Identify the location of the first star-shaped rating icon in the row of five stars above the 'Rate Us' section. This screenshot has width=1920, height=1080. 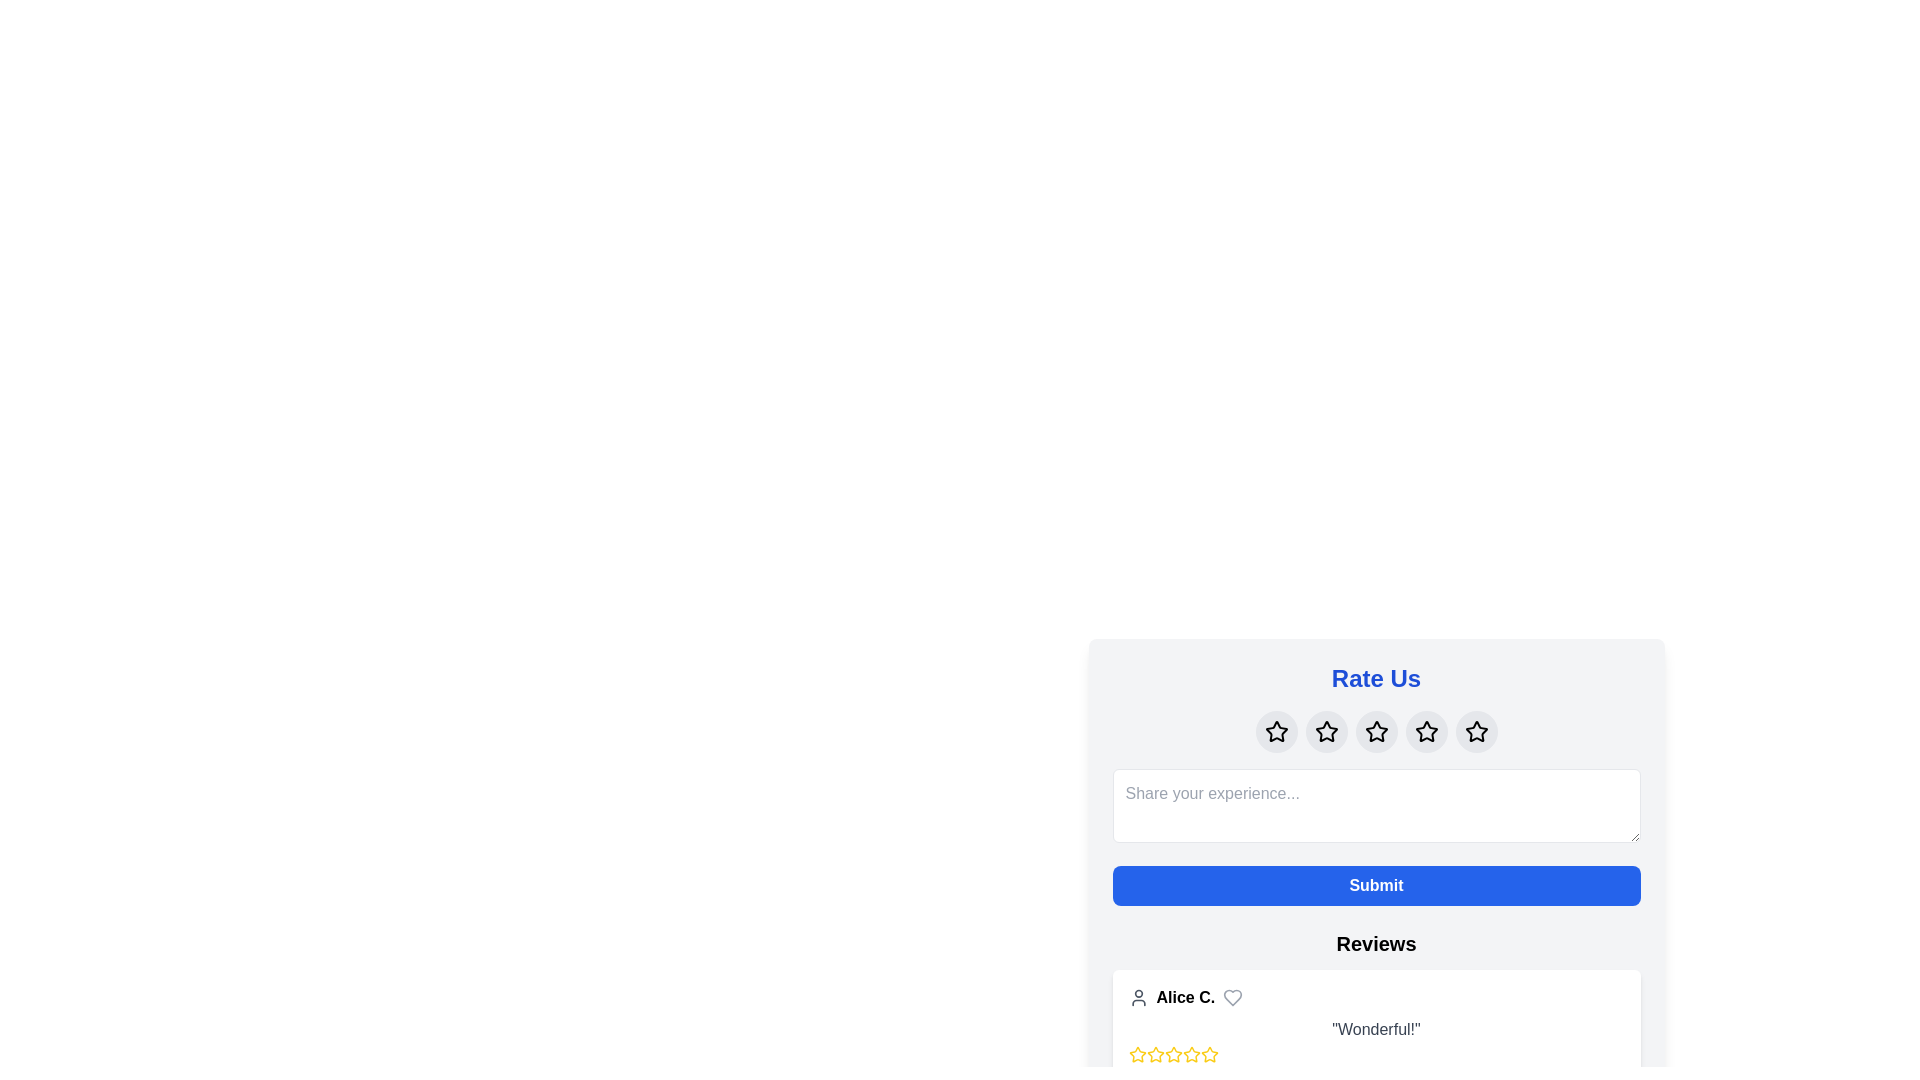
(1275, 731).